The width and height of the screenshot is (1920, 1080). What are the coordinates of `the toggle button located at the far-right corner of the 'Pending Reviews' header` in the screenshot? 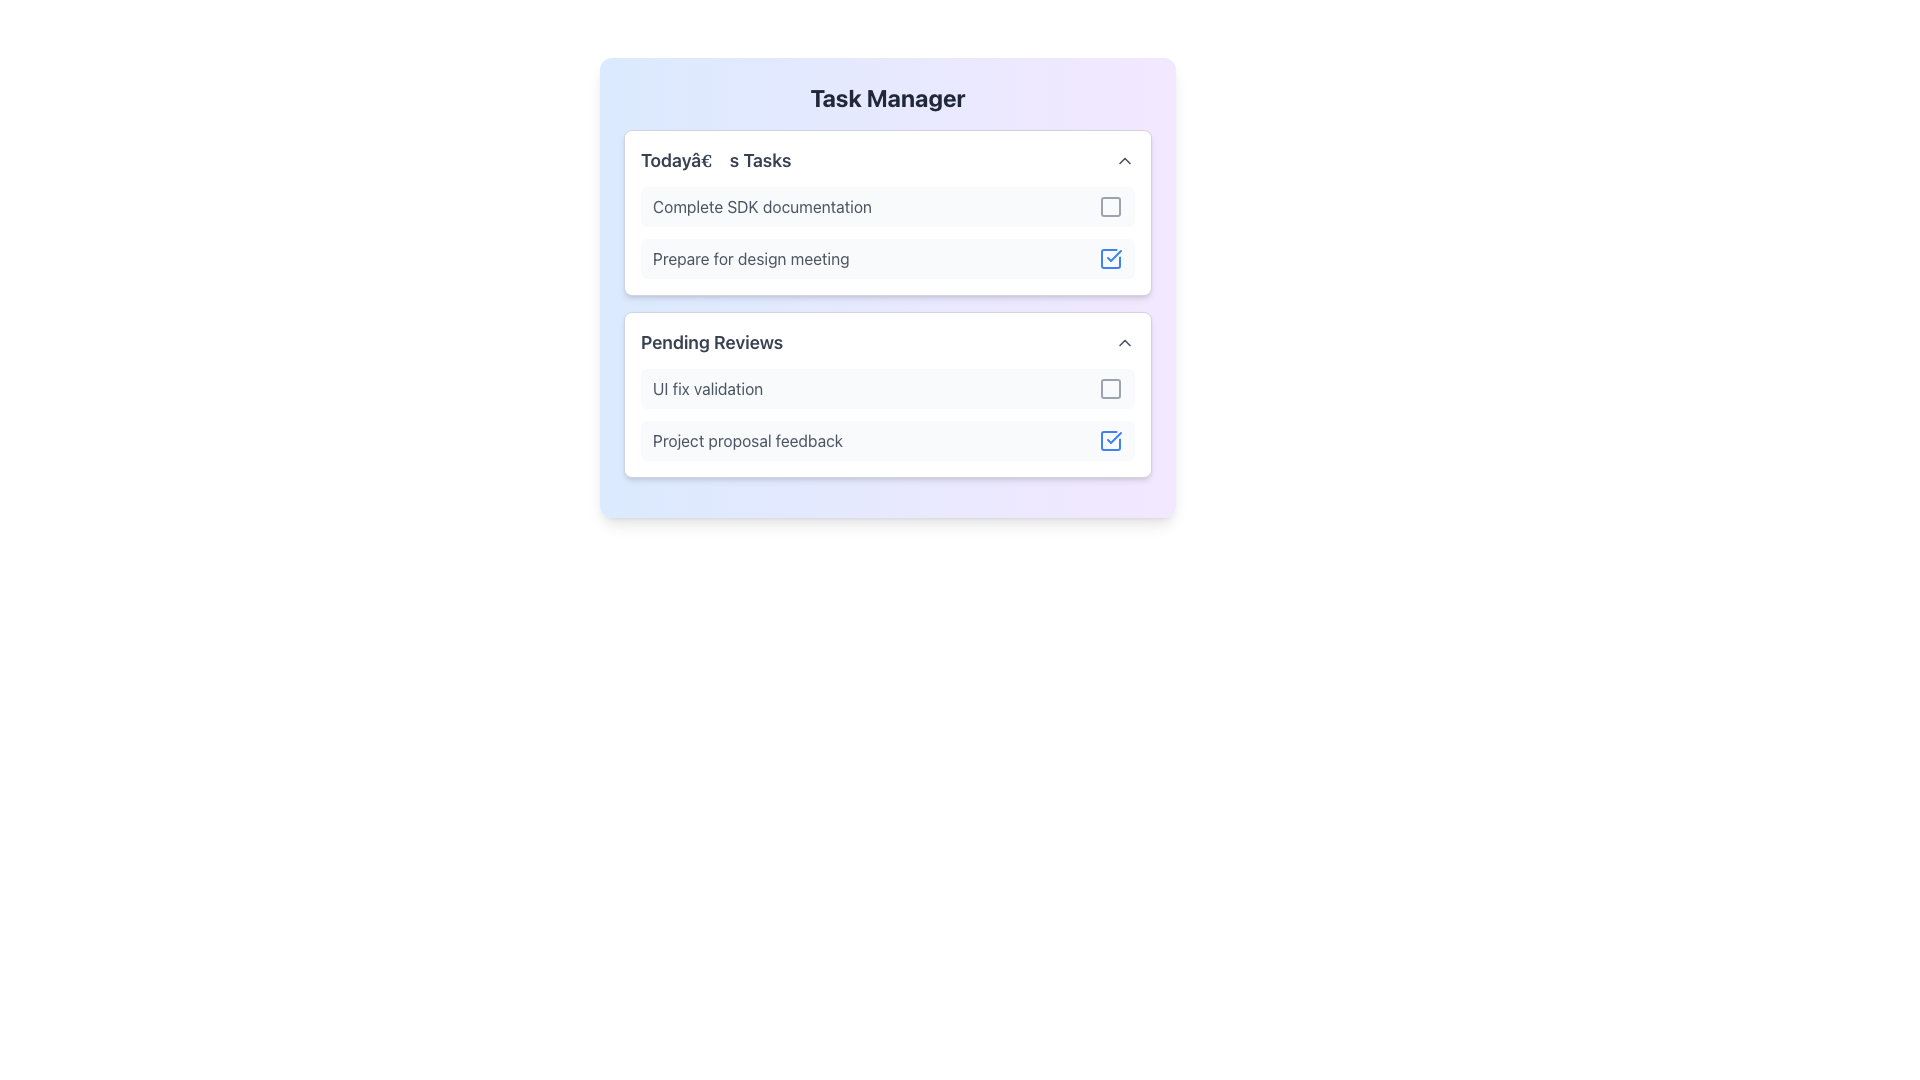 It's located at (1124, 342).